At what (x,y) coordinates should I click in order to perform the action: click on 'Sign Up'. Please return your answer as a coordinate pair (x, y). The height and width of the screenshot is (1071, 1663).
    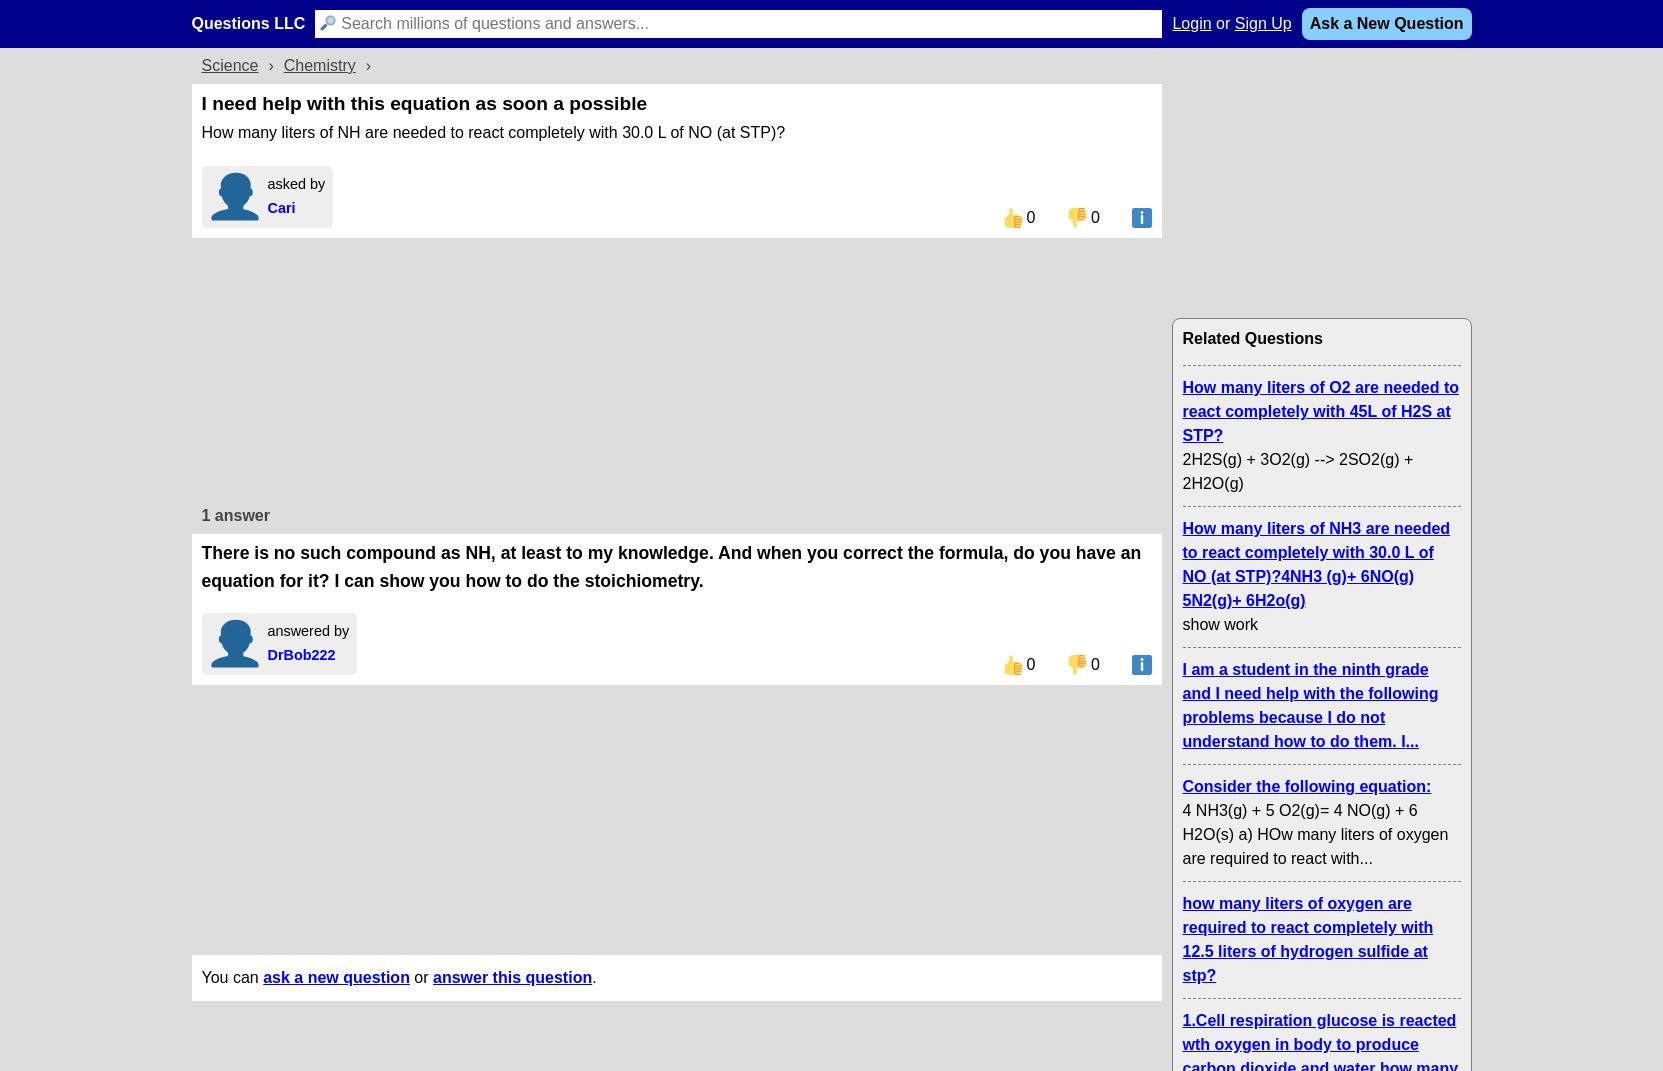
    Looking at the image, I should click on (1261, 22).